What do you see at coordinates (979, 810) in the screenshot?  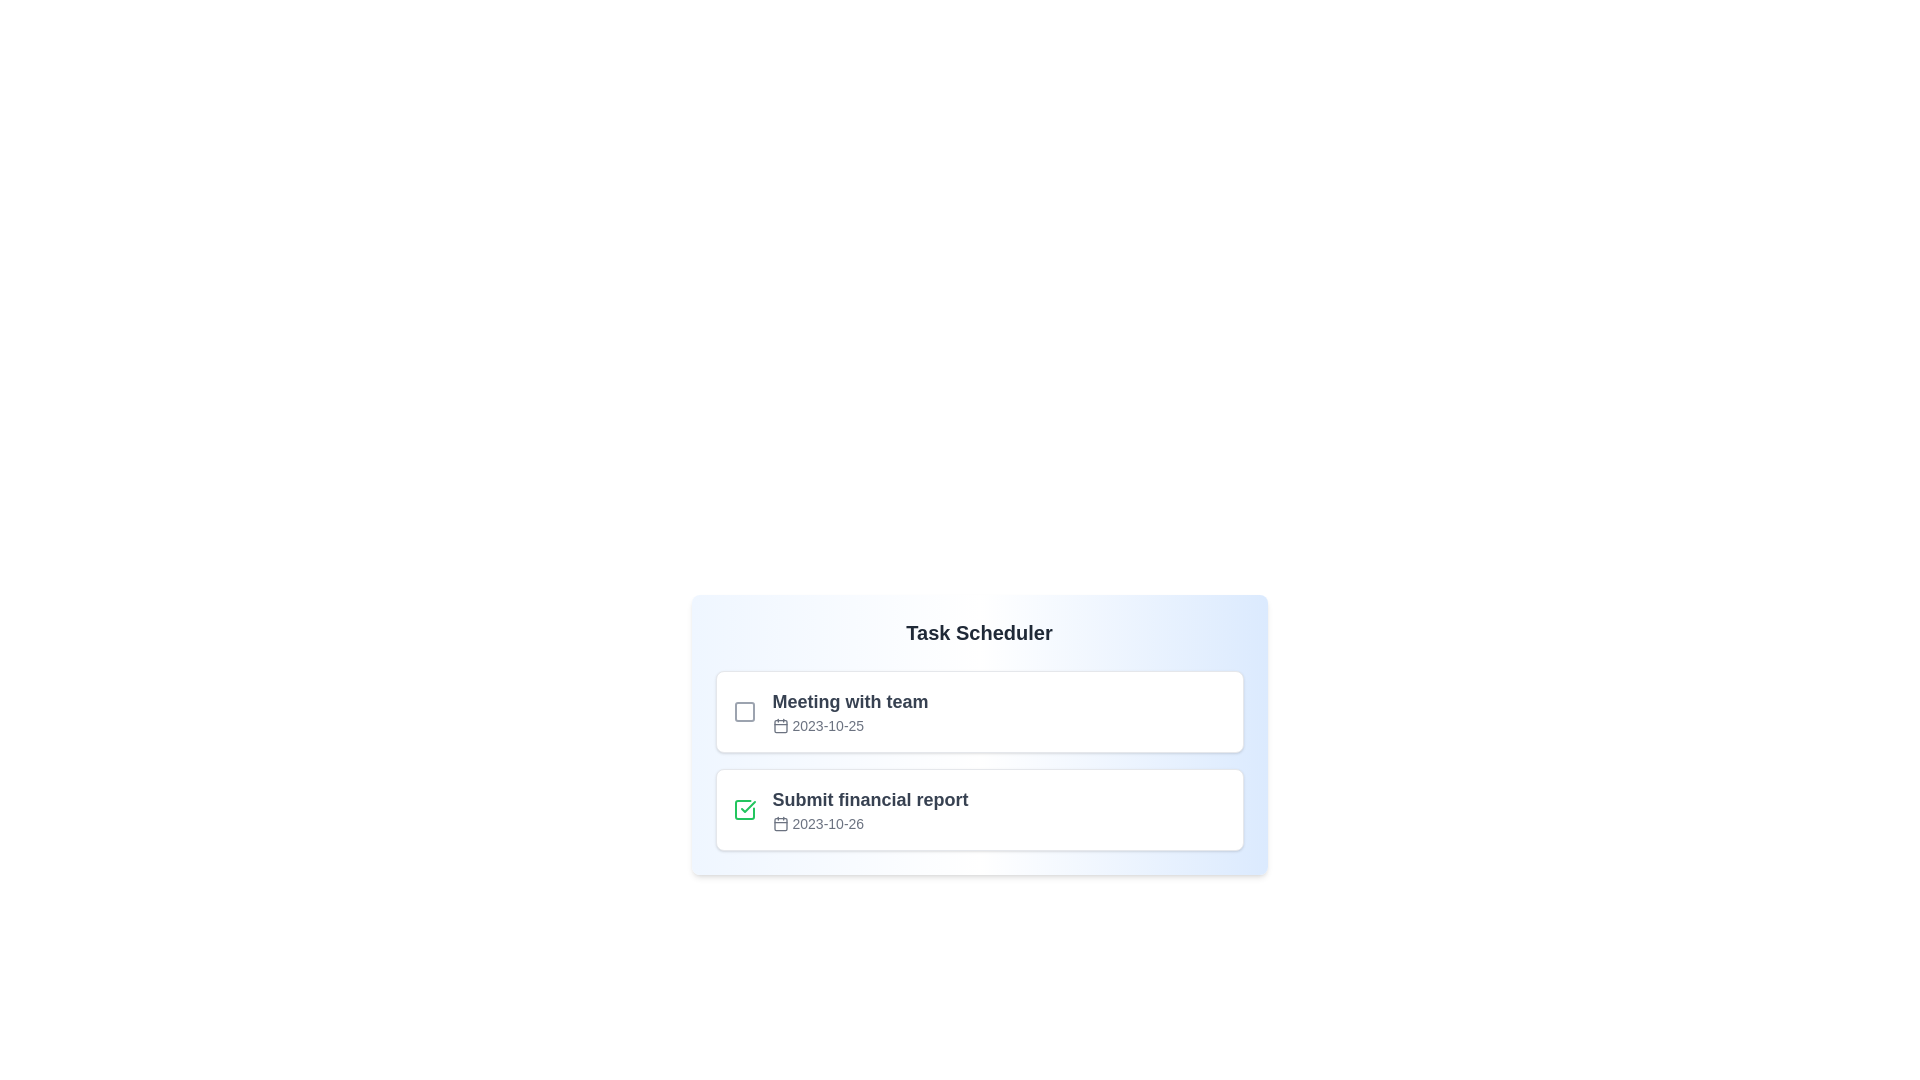 I see `the second task entry in the scheduler list, which details the task 'Submit financial report' and its due date '2023-10-26'` at bounding box center [979, 810].